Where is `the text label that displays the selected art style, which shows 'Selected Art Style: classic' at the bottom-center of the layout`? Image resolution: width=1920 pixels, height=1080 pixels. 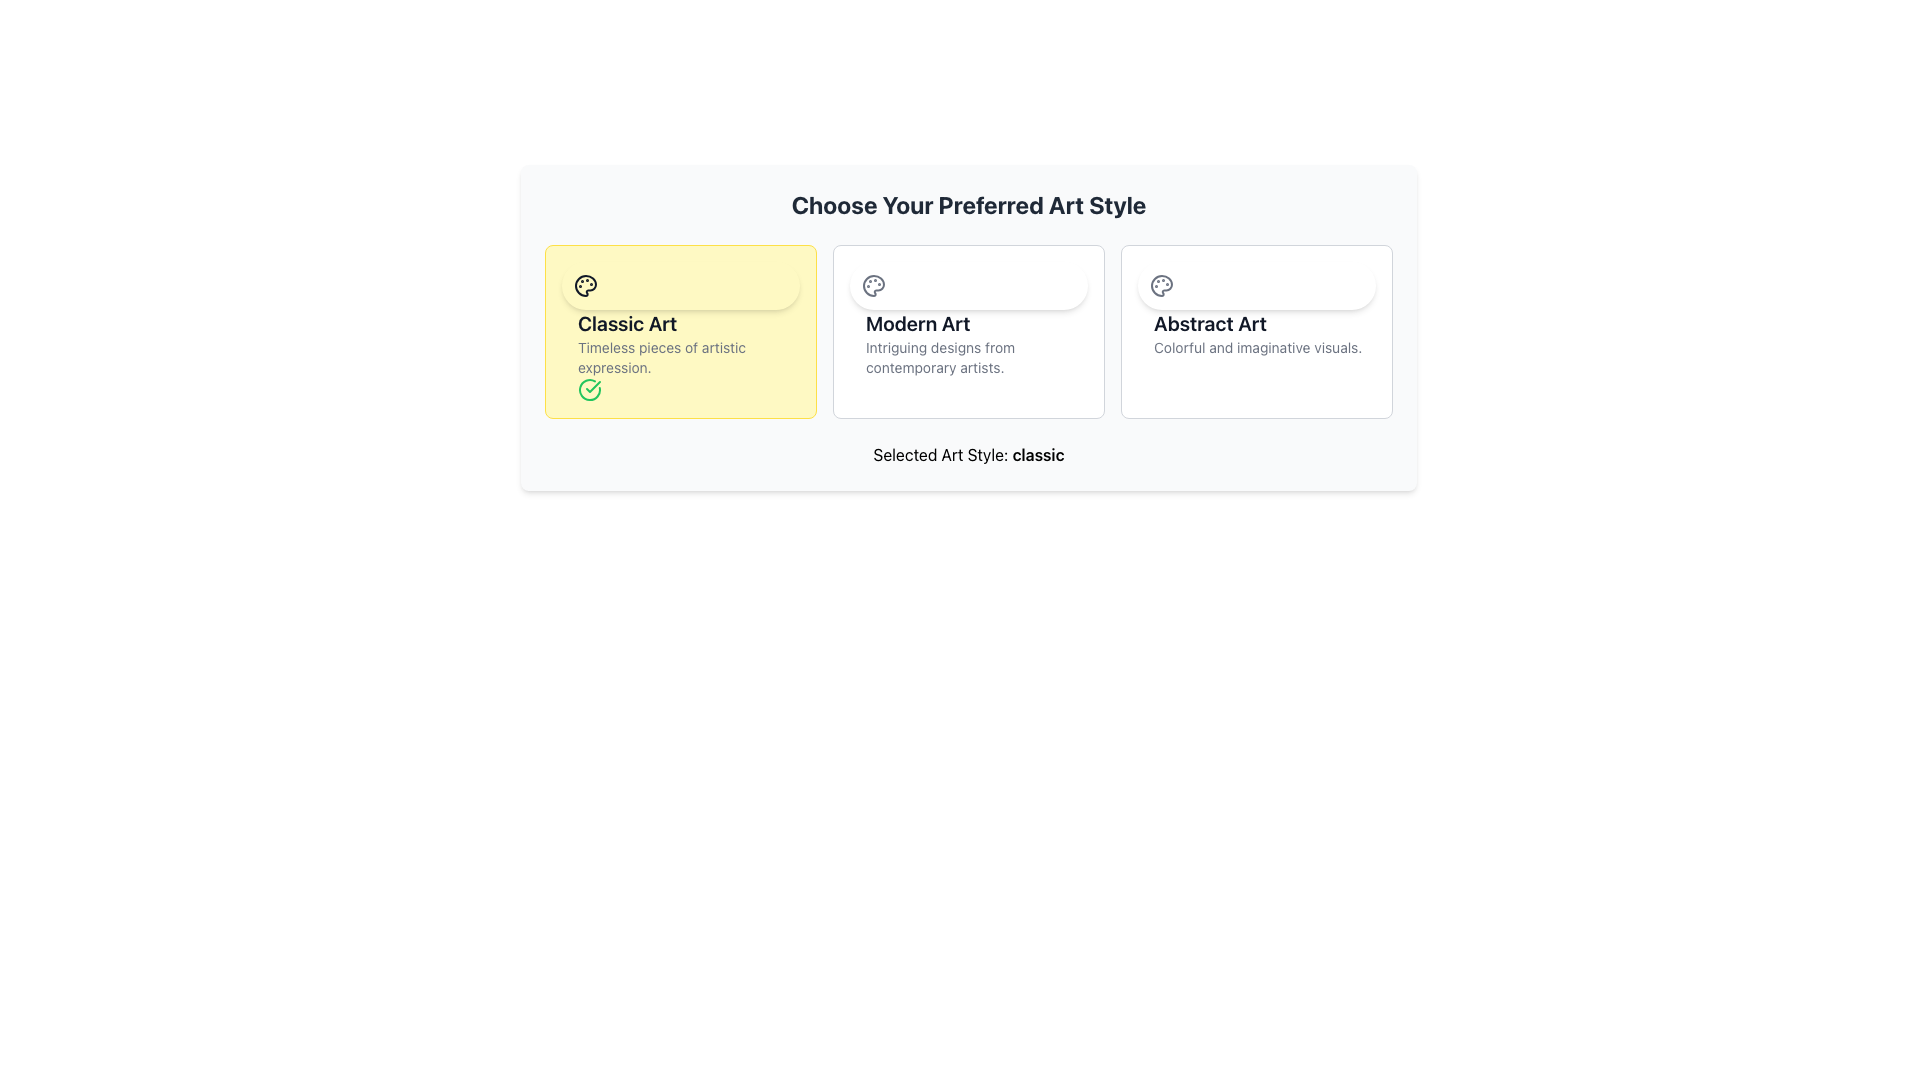 the text label that displays the selected art style, which shows 'Selected Art Style: classic' at the bottom-center of the layout is located at coordinates (1038, 455).